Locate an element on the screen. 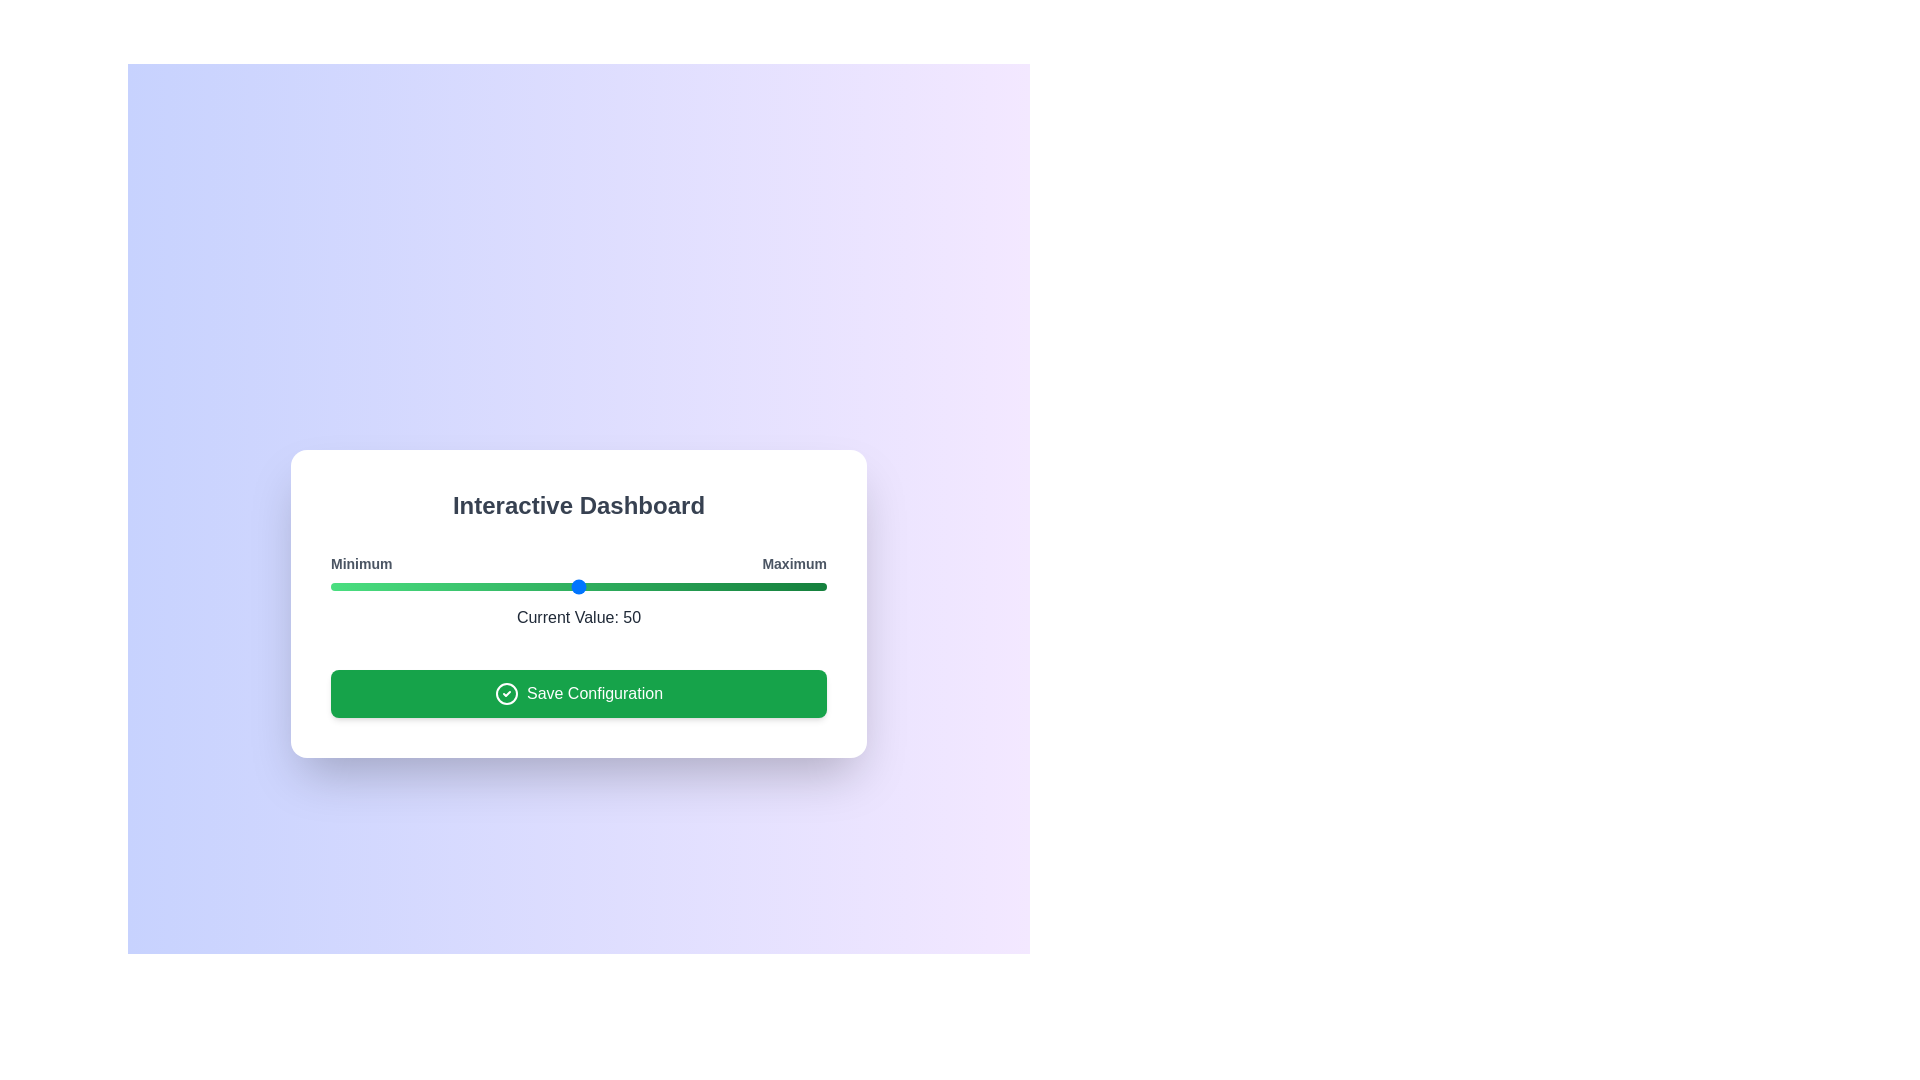  the slider to observe visual effects is located at coordinates (578, 585).